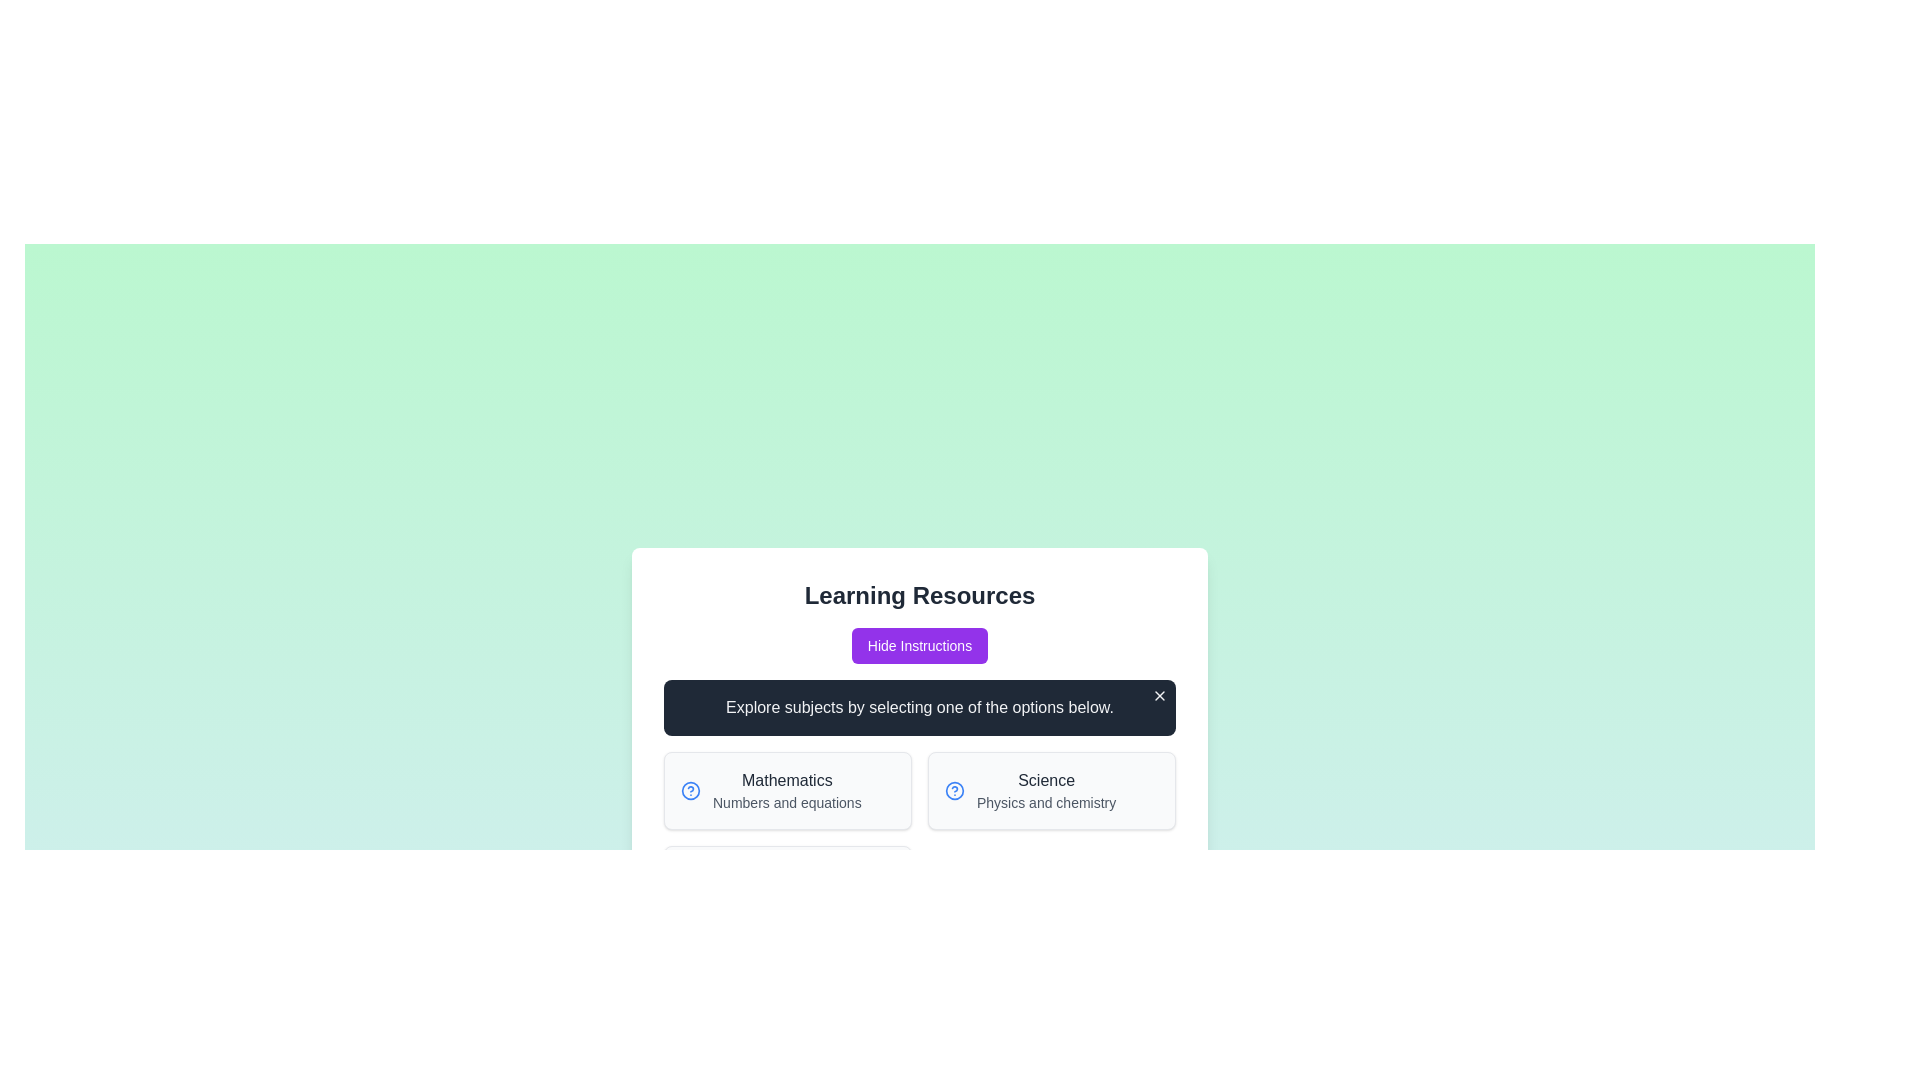  What do you see at coordinates (786, 789) in the screenshot?
I see `the 'Mathematics' topic tile located in the bottom-left section of the main content area under the 'Learning Resources' heading` at bounding box center [786, 789].